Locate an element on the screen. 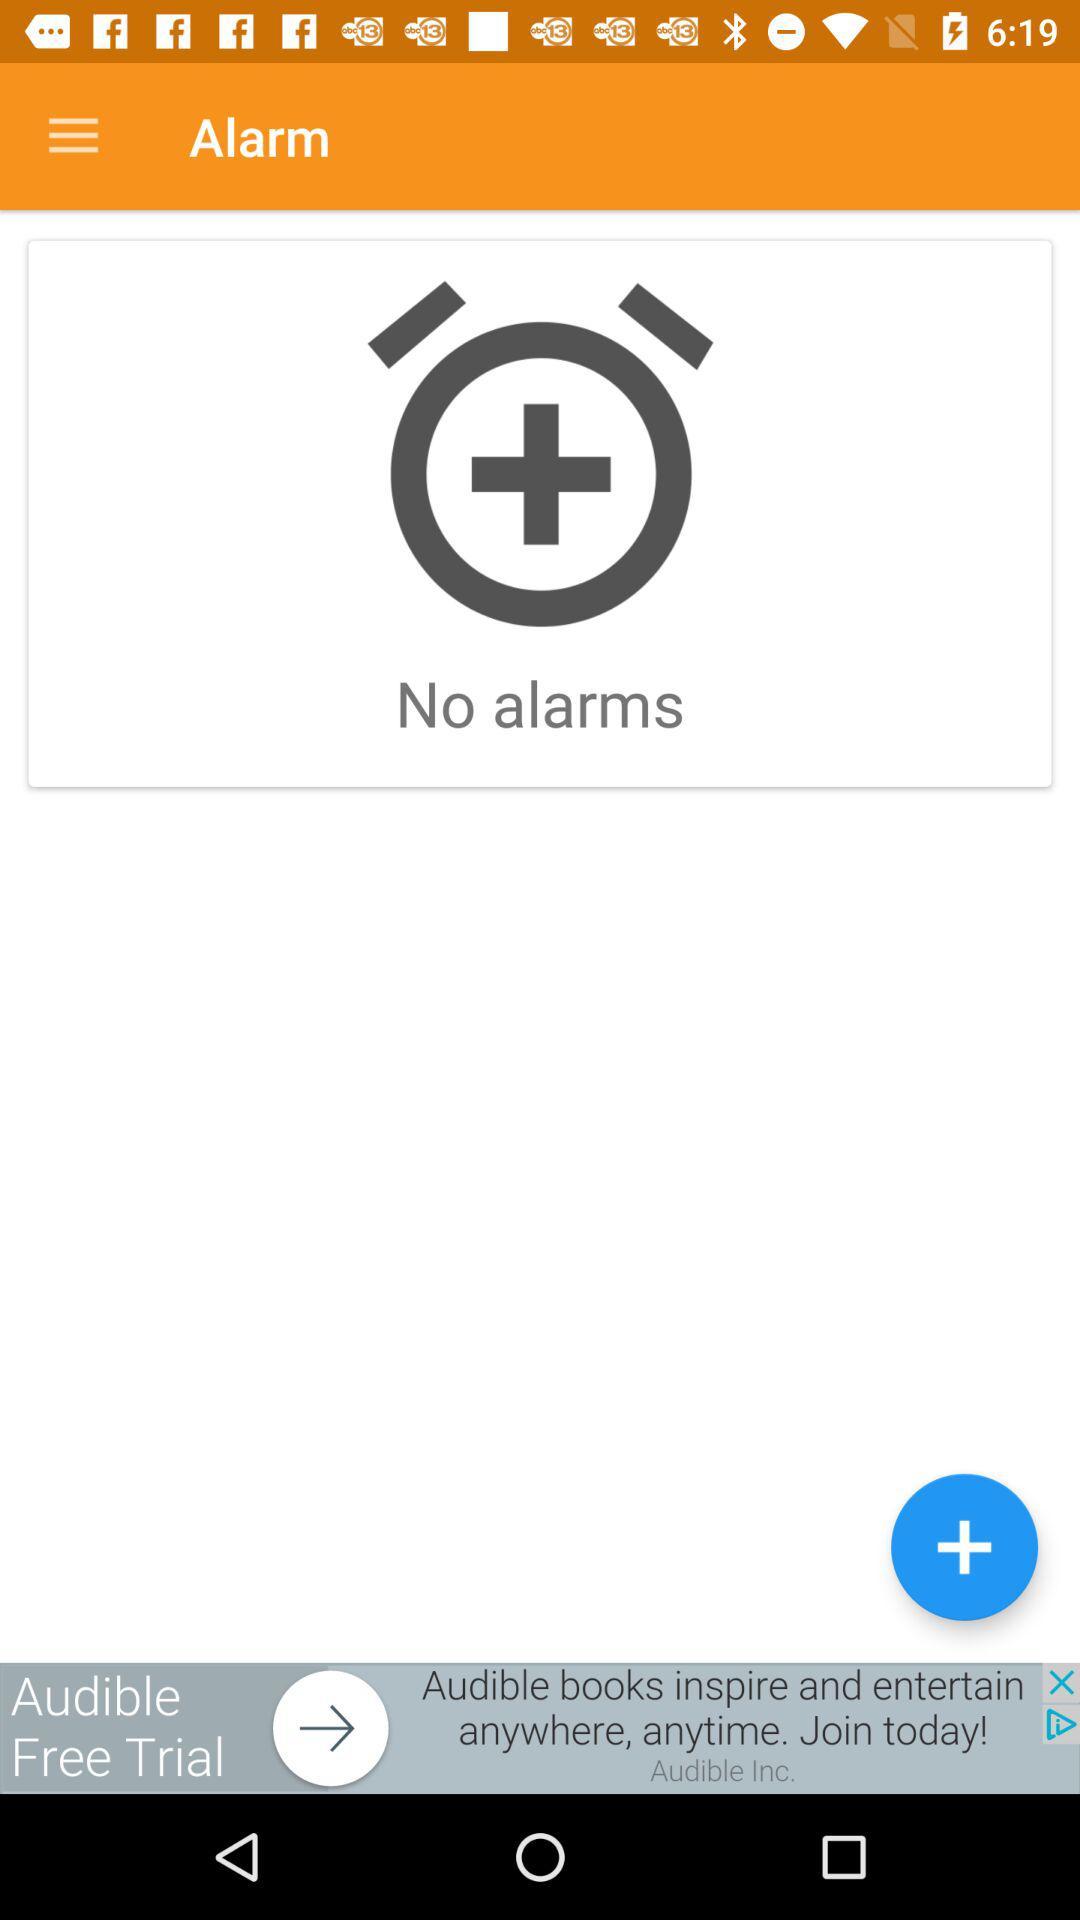  an alarm is located at coordinates (963, 1546).